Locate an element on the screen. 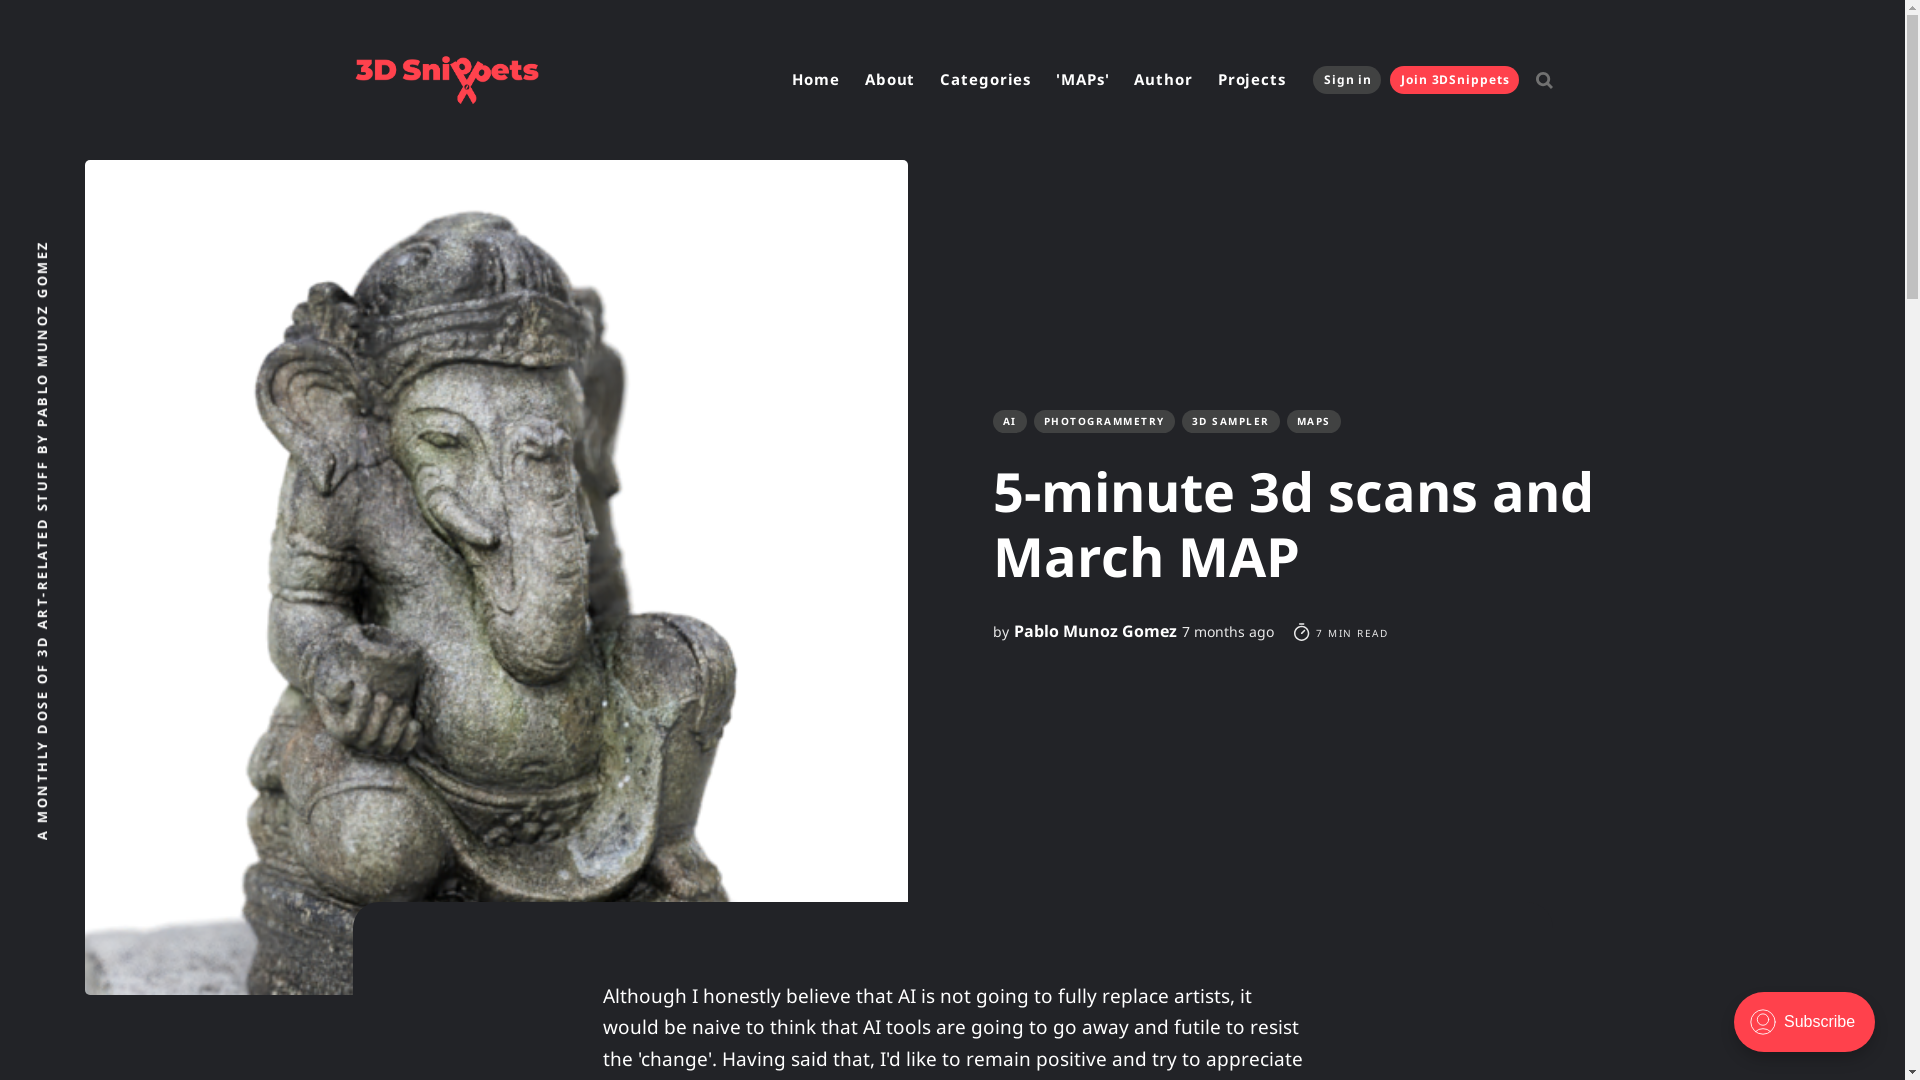 The width and height of the screenshot is (1920, 1080). 'Pablo Munoz Gomez' is located at coordinates (1094, 631).